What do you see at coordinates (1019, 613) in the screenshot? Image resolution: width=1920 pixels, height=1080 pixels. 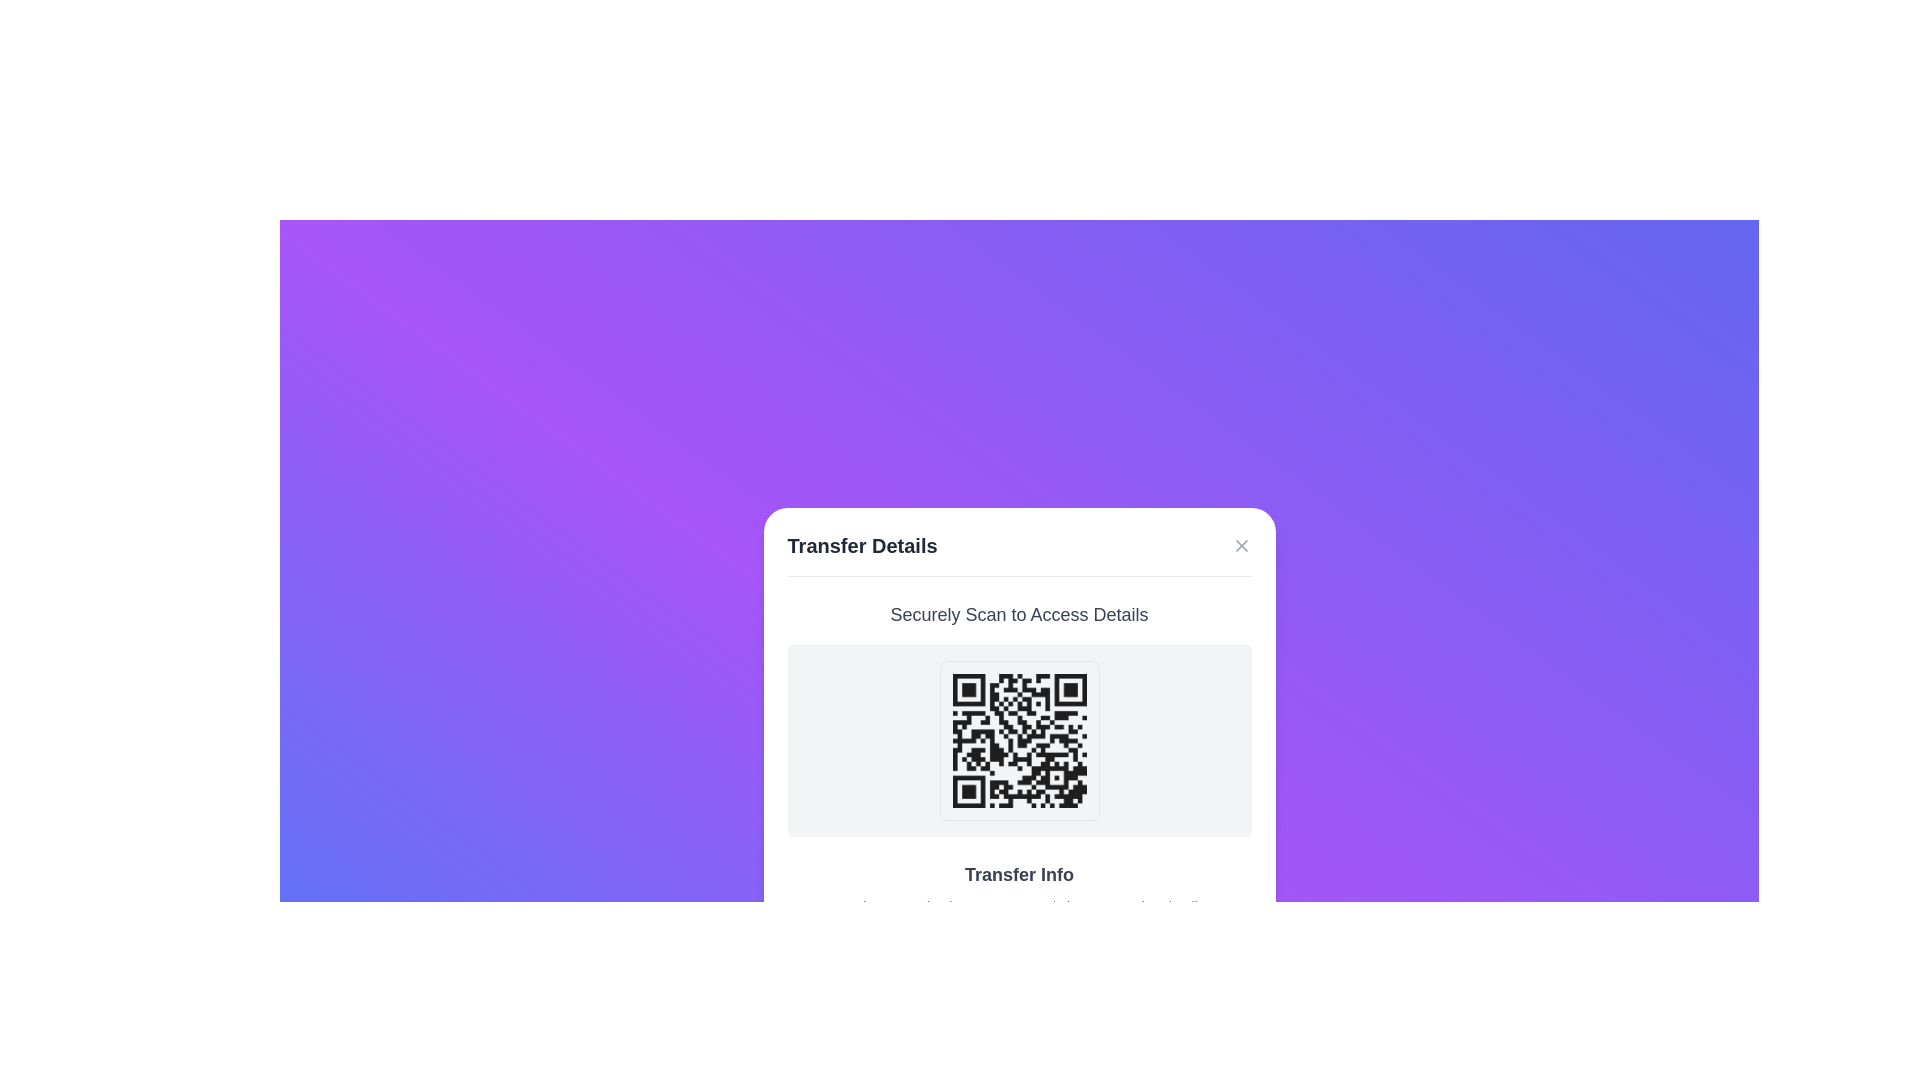 I see `the text label that reads 'Securely Scan` at bounding box center [1019, 613].